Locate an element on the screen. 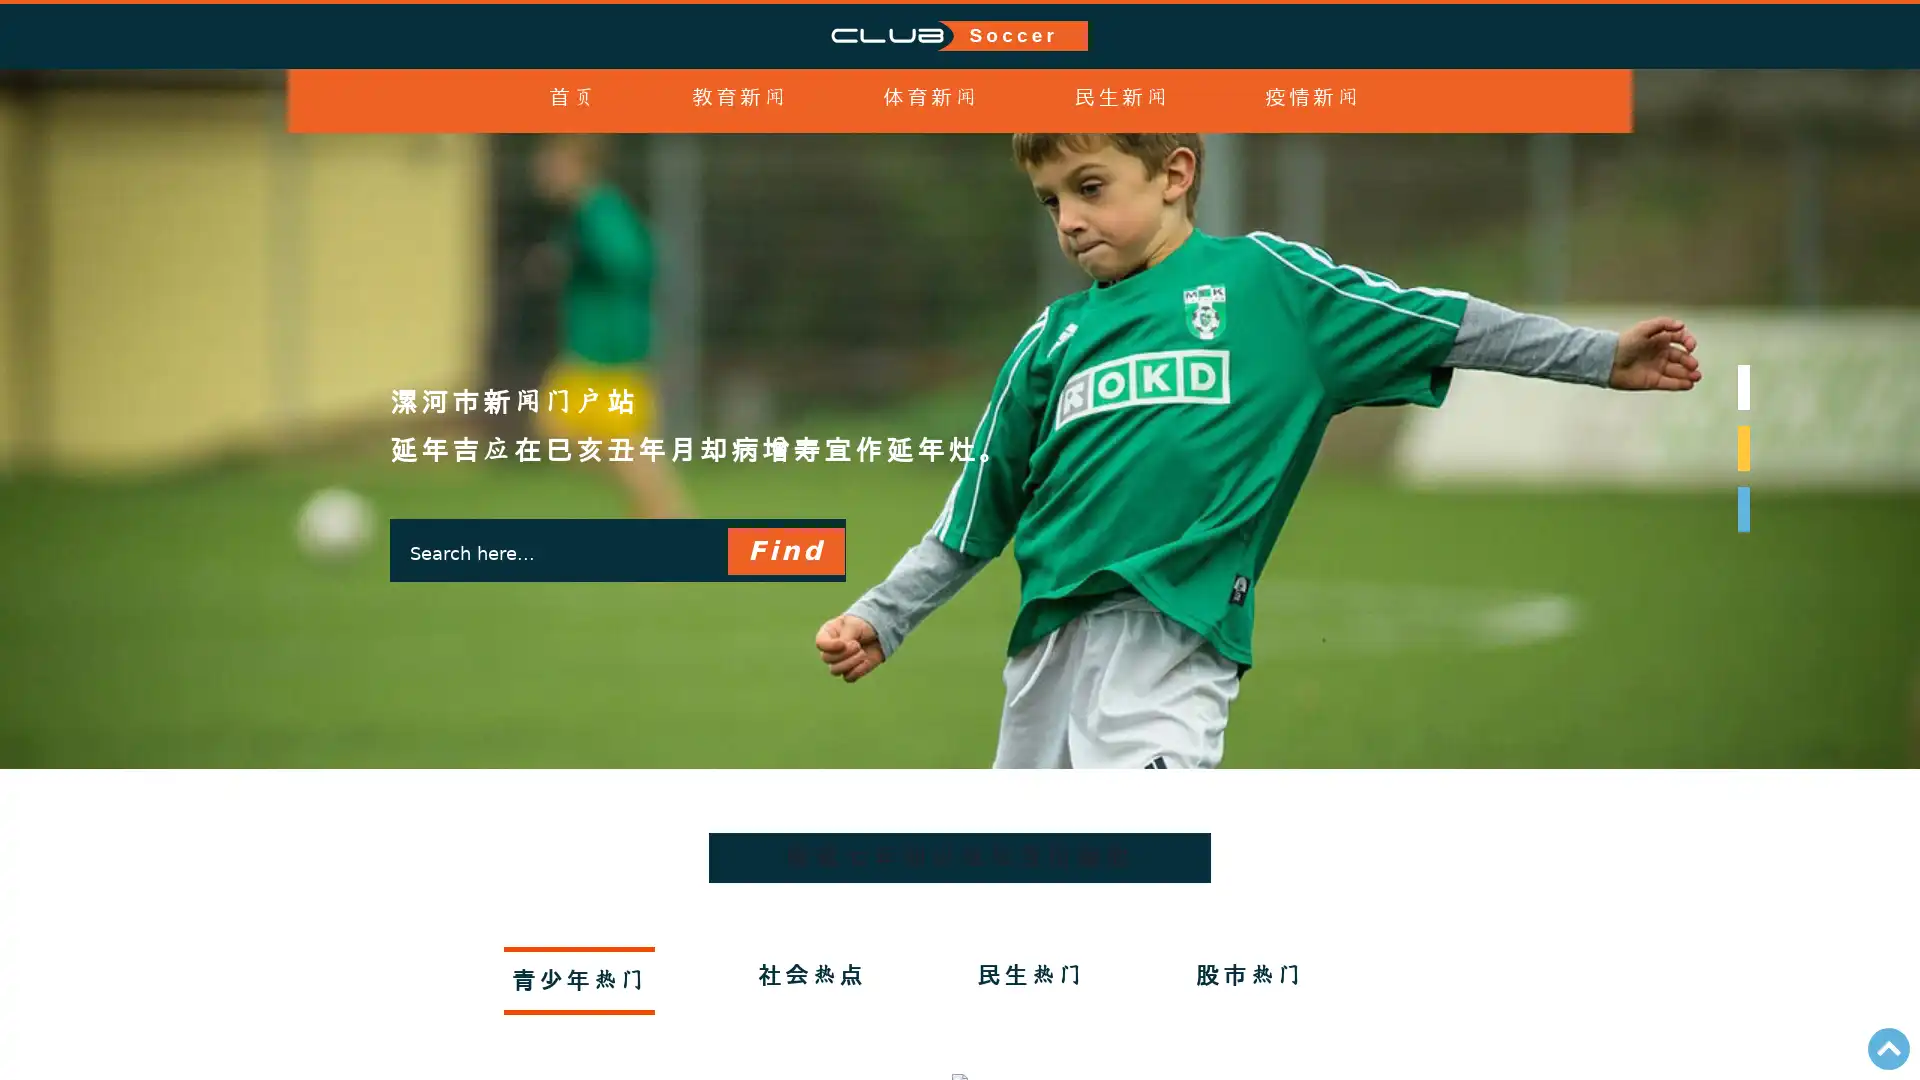 The height and width of the screenshot is (1080, 1920). Find is located at coordinates (784, 551).